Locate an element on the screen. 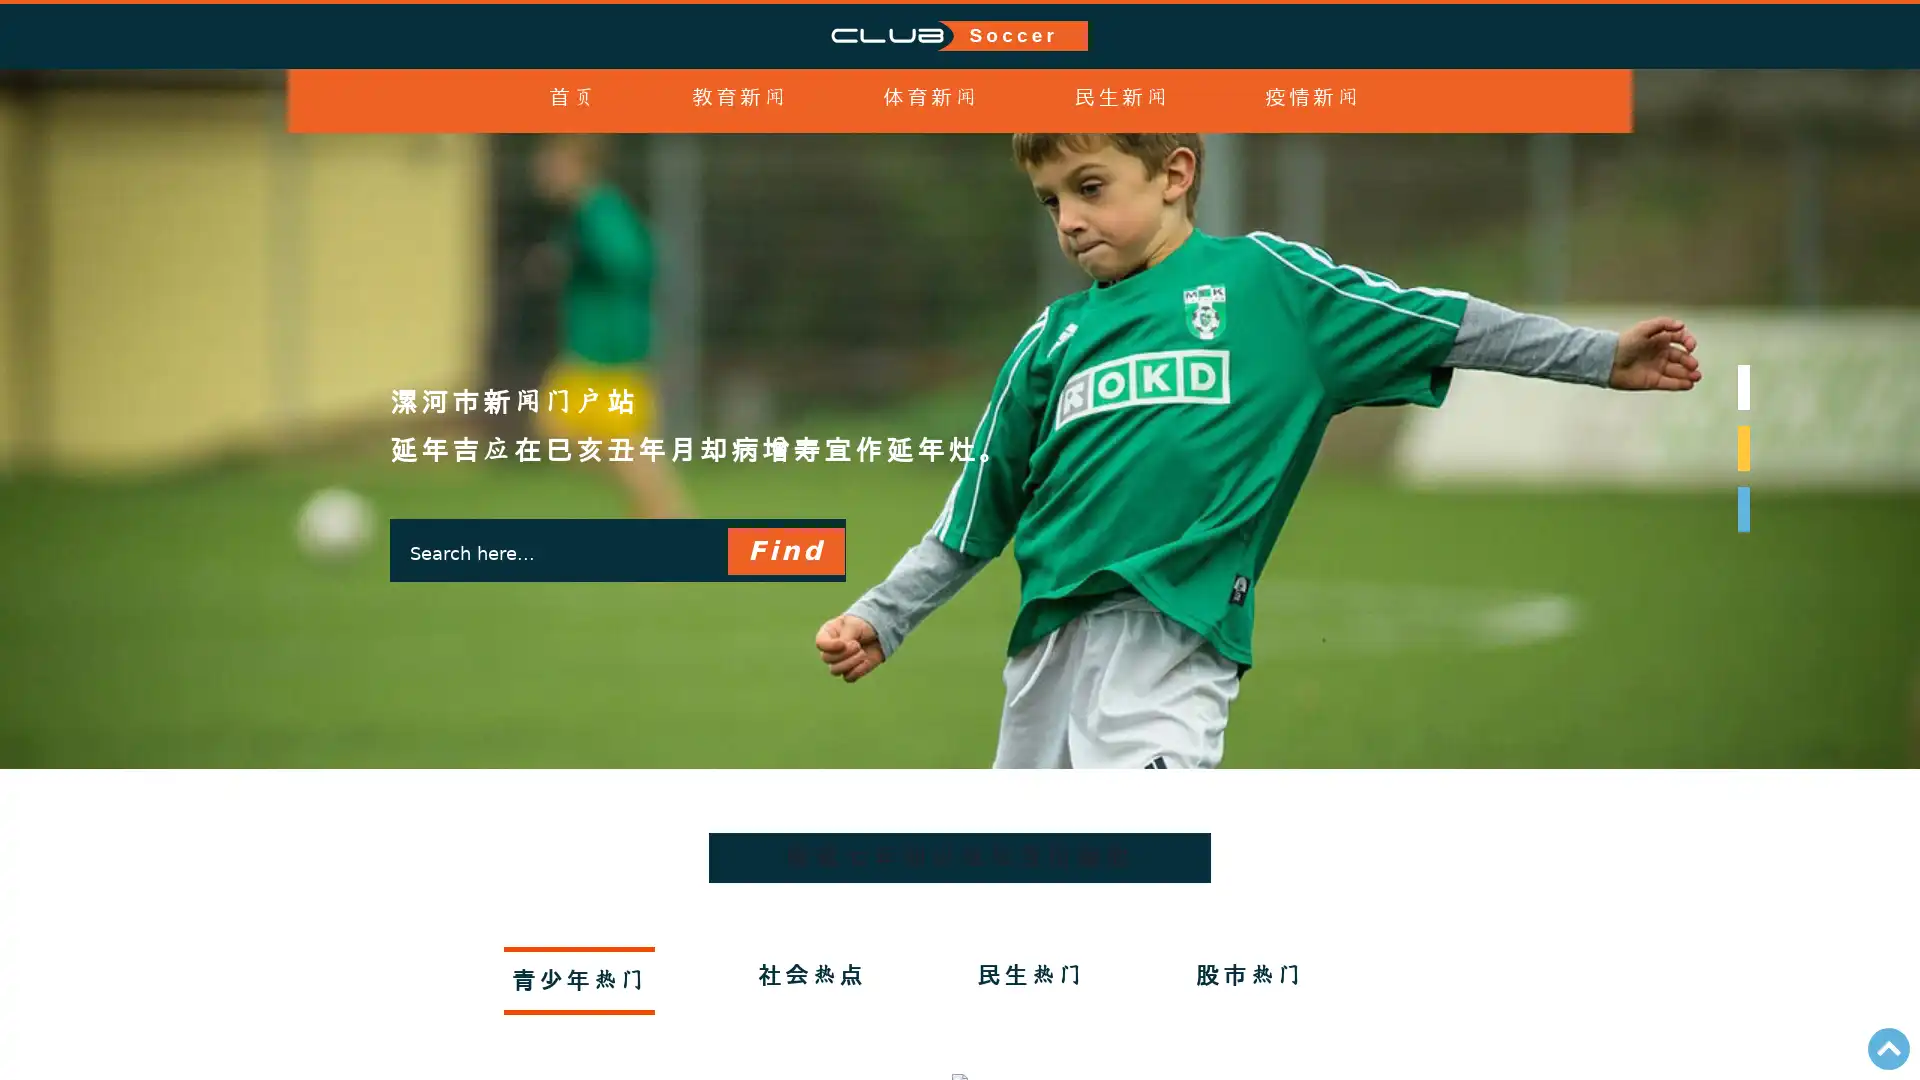 The height and width of the screenshot is (1080, 1920). Find is located at coordinates (784, 551).